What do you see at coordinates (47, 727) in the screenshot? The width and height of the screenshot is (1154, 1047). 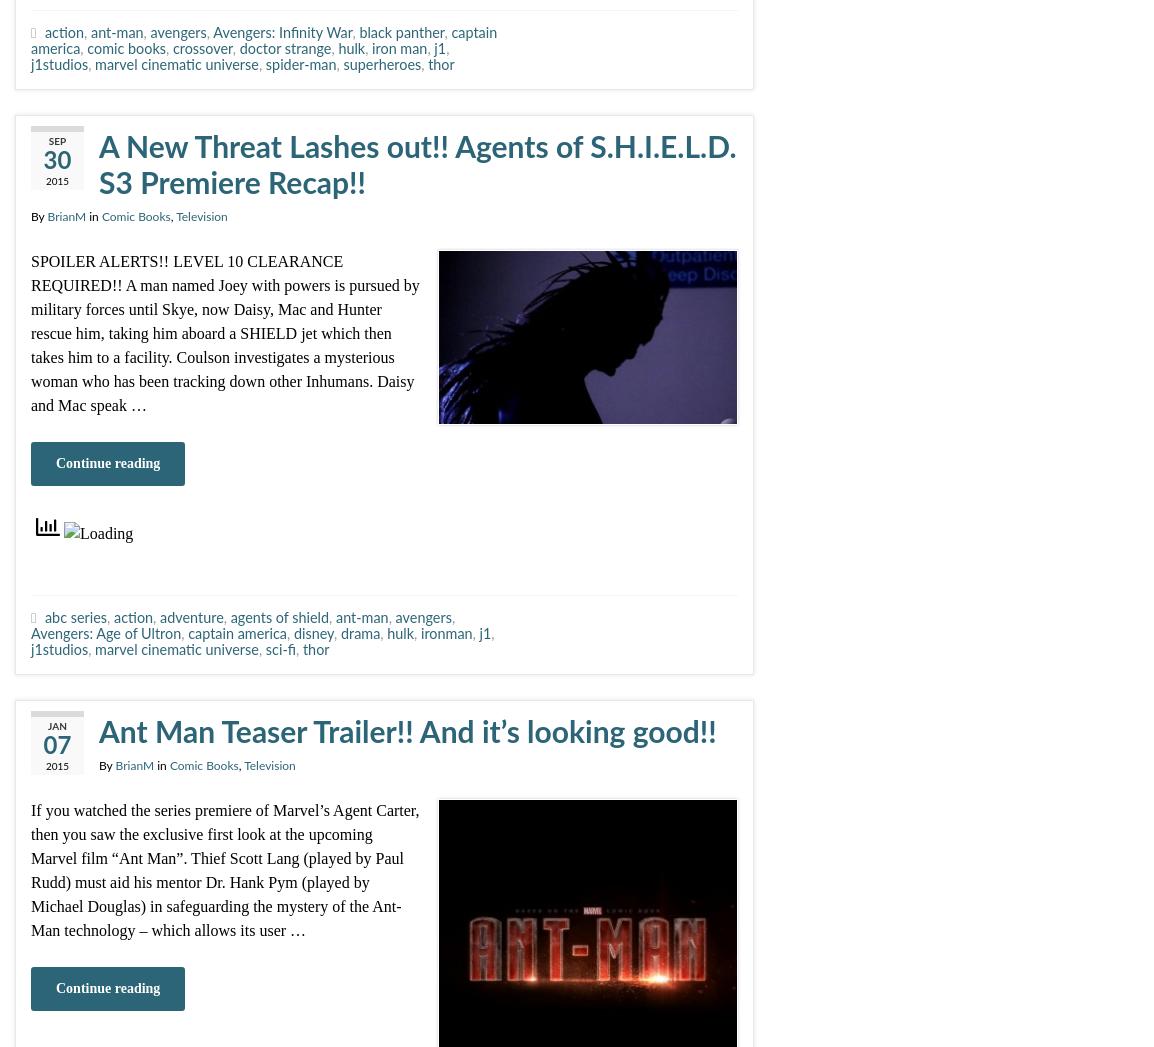 I see `'Jan'` at bounding box center [47, 727].